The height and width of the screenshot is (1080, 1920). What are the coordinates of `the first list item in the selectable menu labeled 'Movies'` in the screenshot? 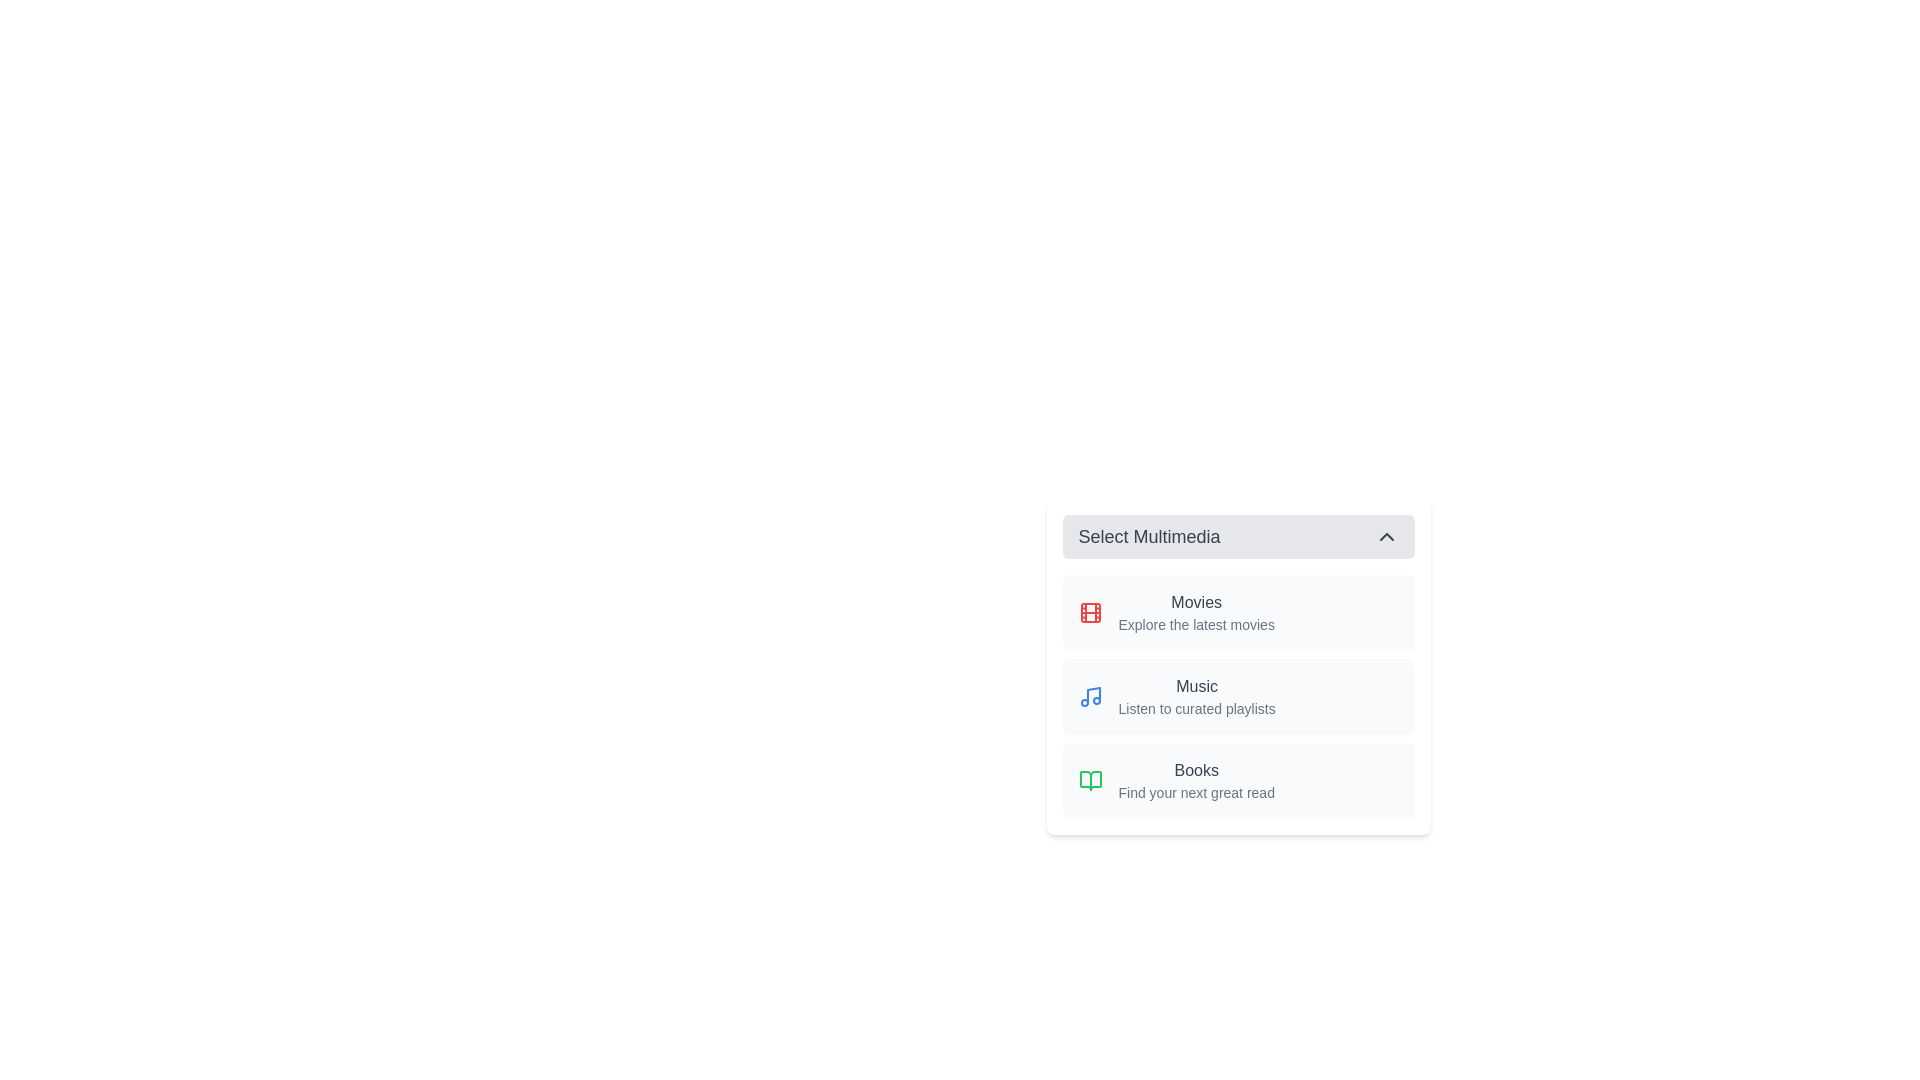 It's located at (1237, 612).